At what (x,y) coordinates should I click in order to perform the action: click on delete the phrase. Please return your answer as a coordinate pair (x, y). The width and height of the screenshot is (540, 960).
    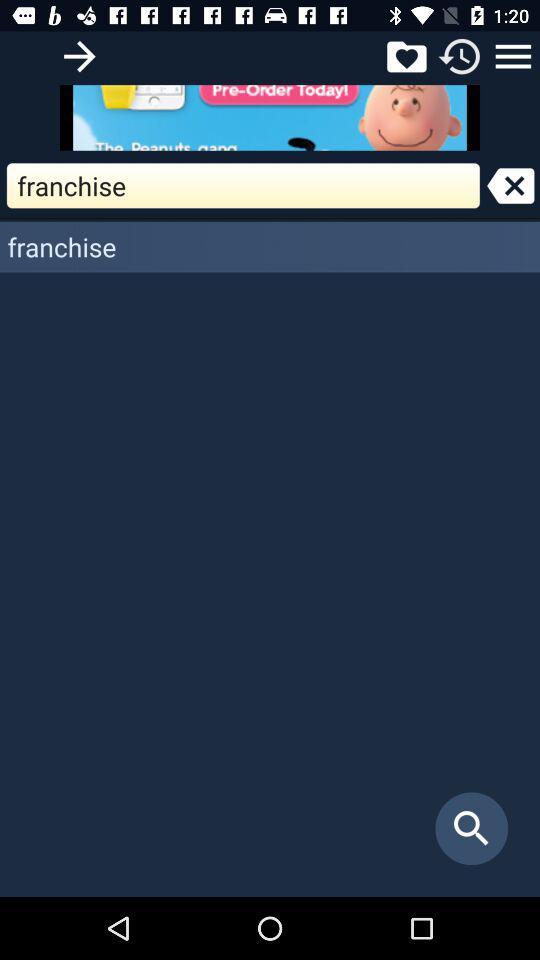
    Looking at the image, I should click on (510, 185).